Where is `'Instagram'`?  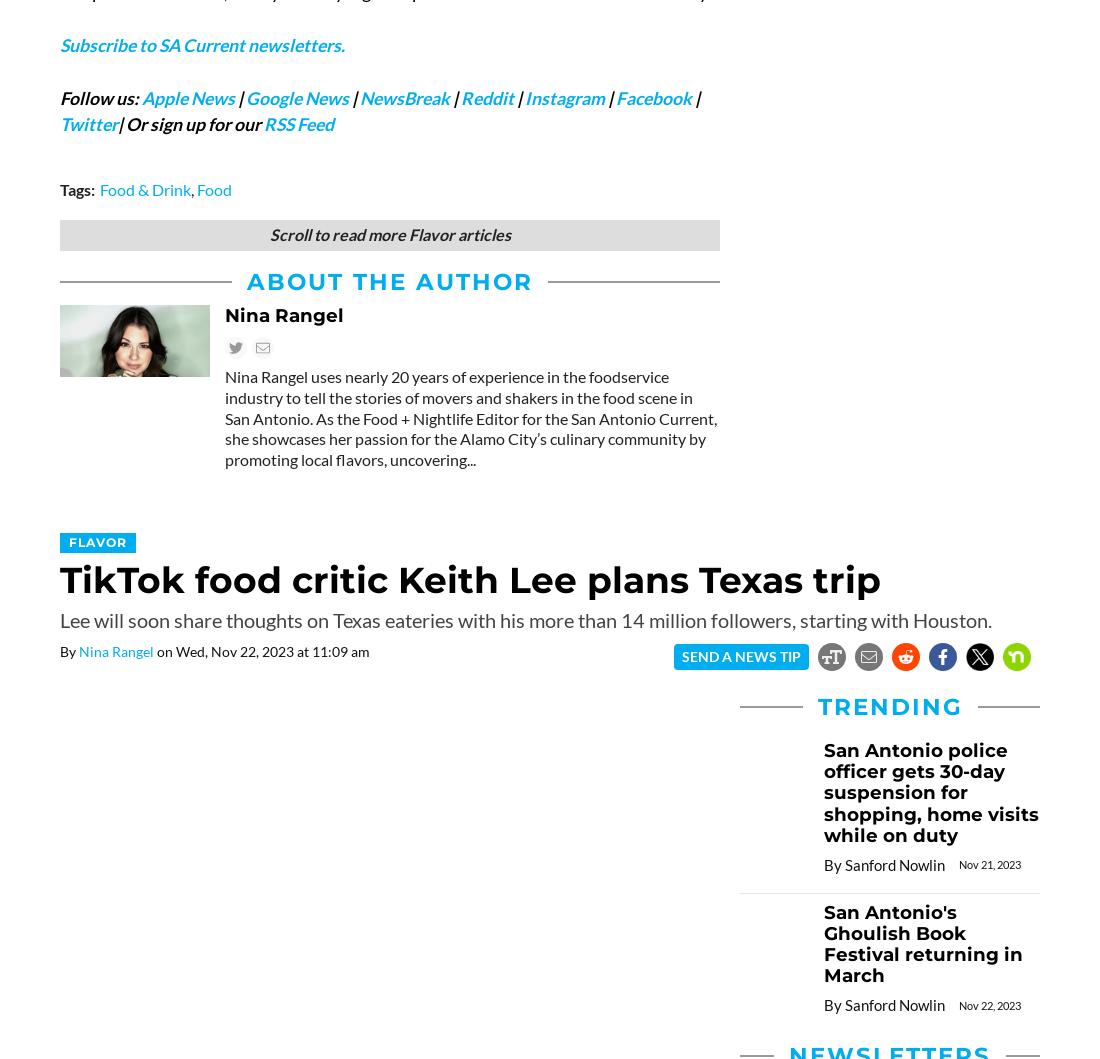 'Instagram' is located at coordinates (563, 97).